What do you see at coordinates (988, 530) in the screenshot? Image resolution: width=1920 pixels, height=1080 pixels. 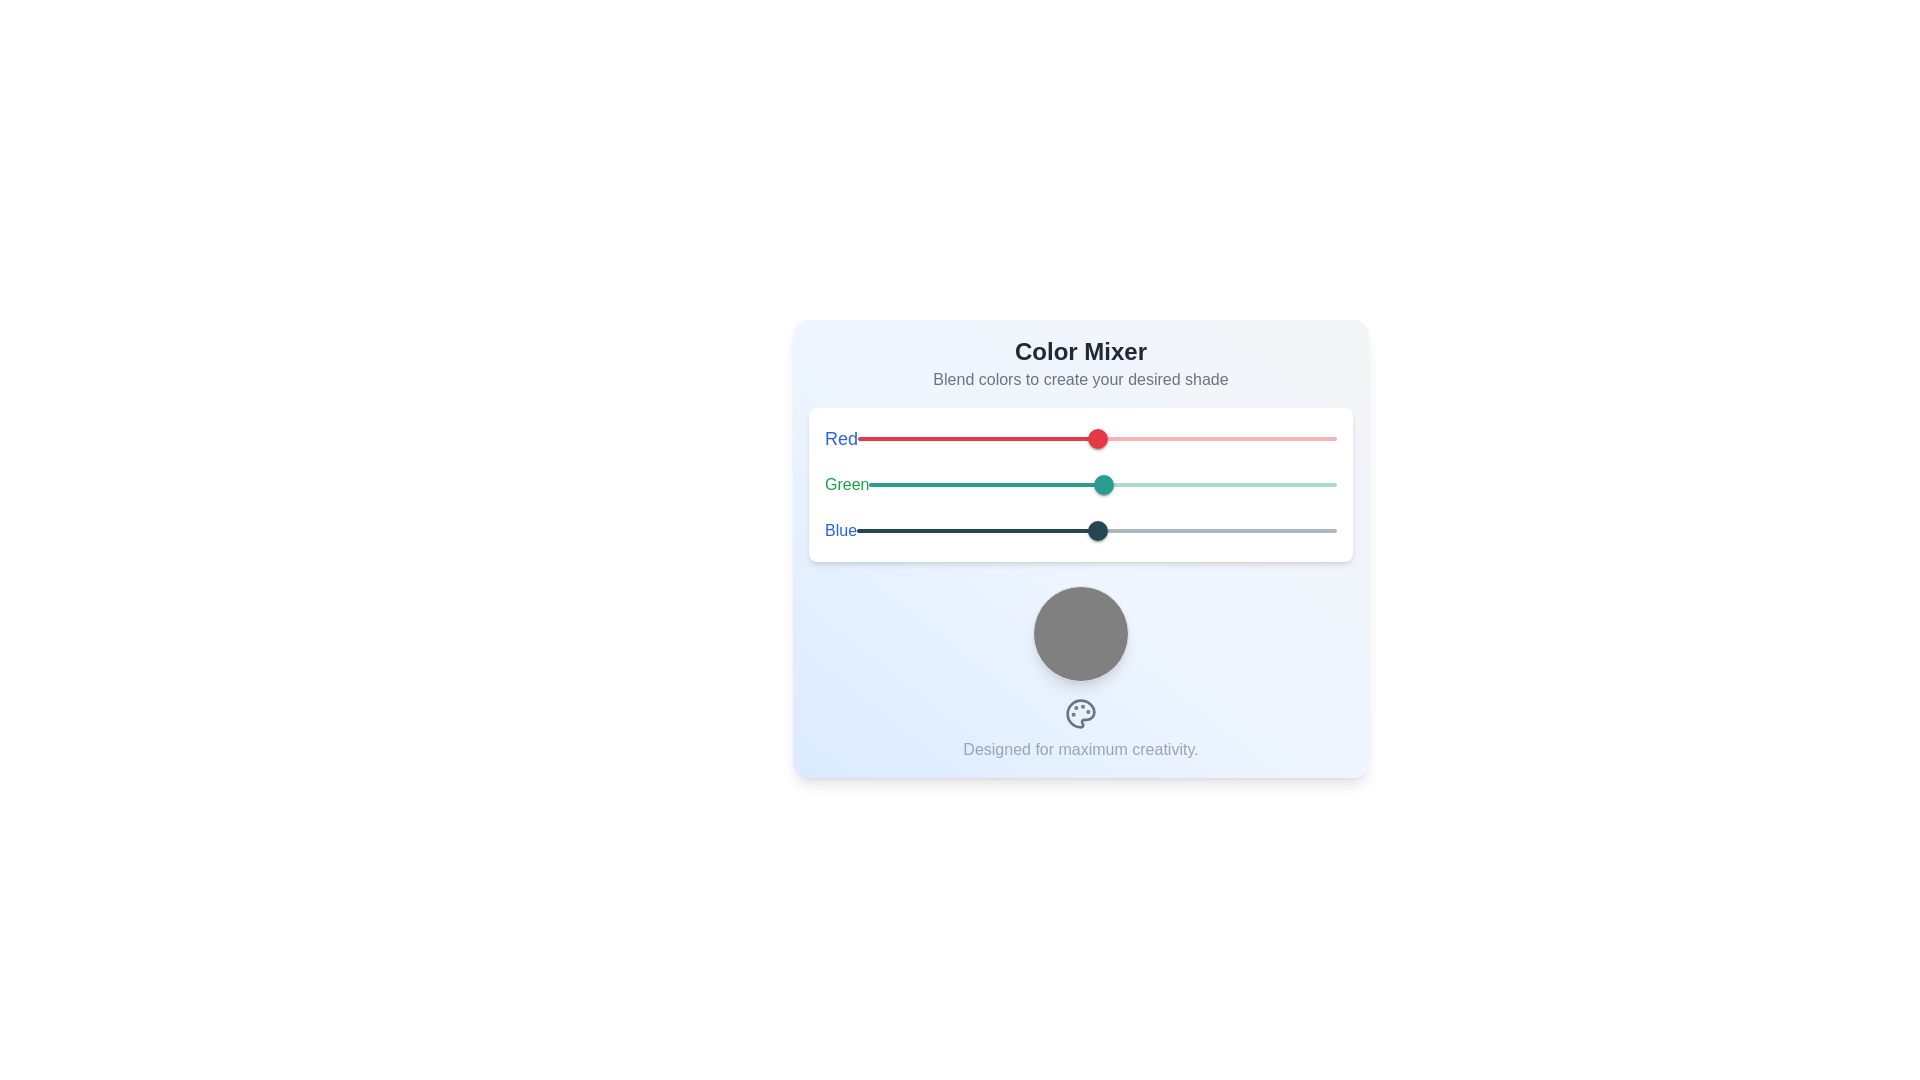 I see `the Blue channel` at bounding box center [988, 530].